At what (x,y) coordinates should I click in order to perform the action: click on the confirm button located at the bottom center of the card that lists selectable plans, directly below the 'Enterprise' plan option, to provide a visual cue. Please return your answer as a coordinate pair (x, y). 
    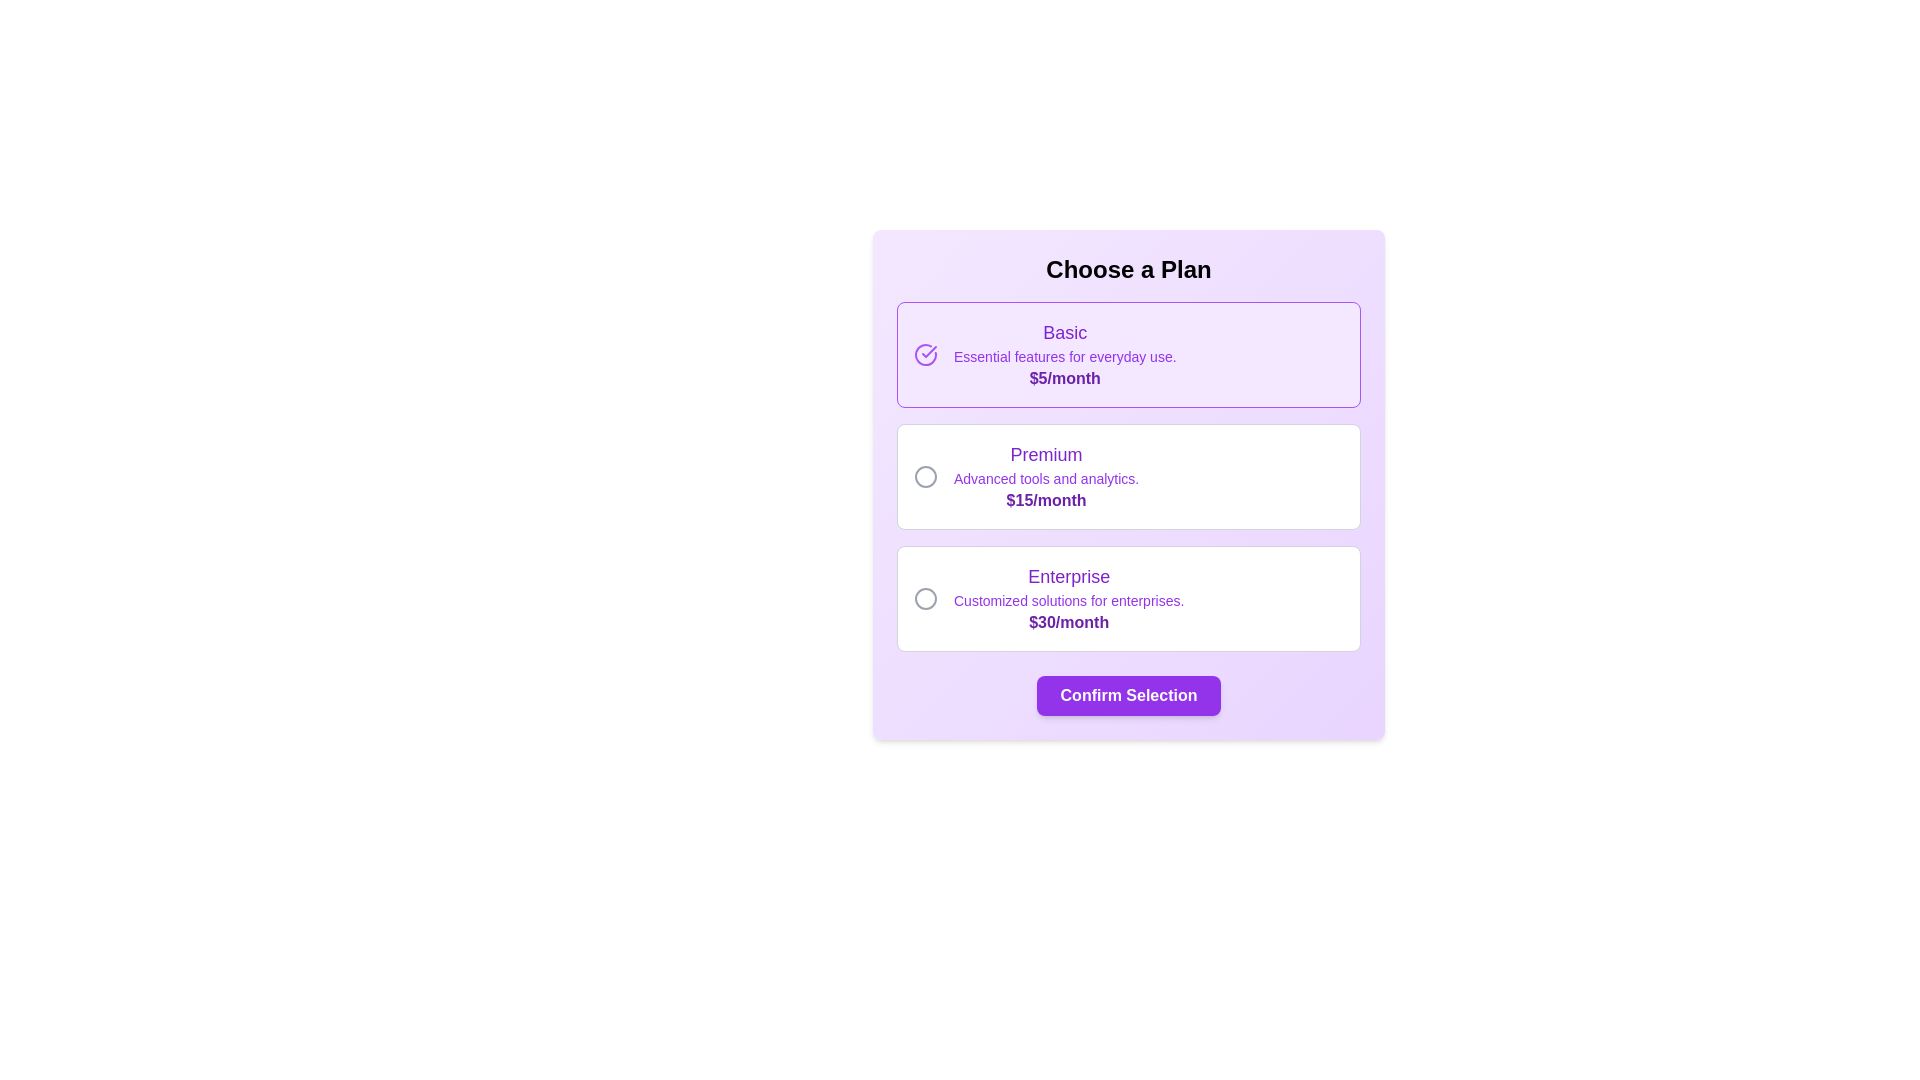
    Looking at the image, I should click on (1128, 694).